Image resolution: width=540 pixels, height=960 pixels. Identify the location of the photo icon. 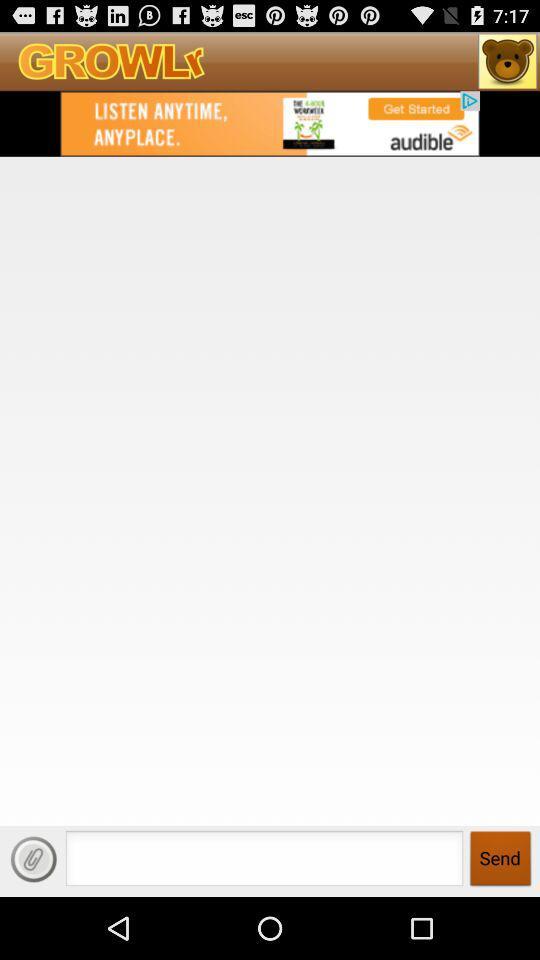
(507, 65).